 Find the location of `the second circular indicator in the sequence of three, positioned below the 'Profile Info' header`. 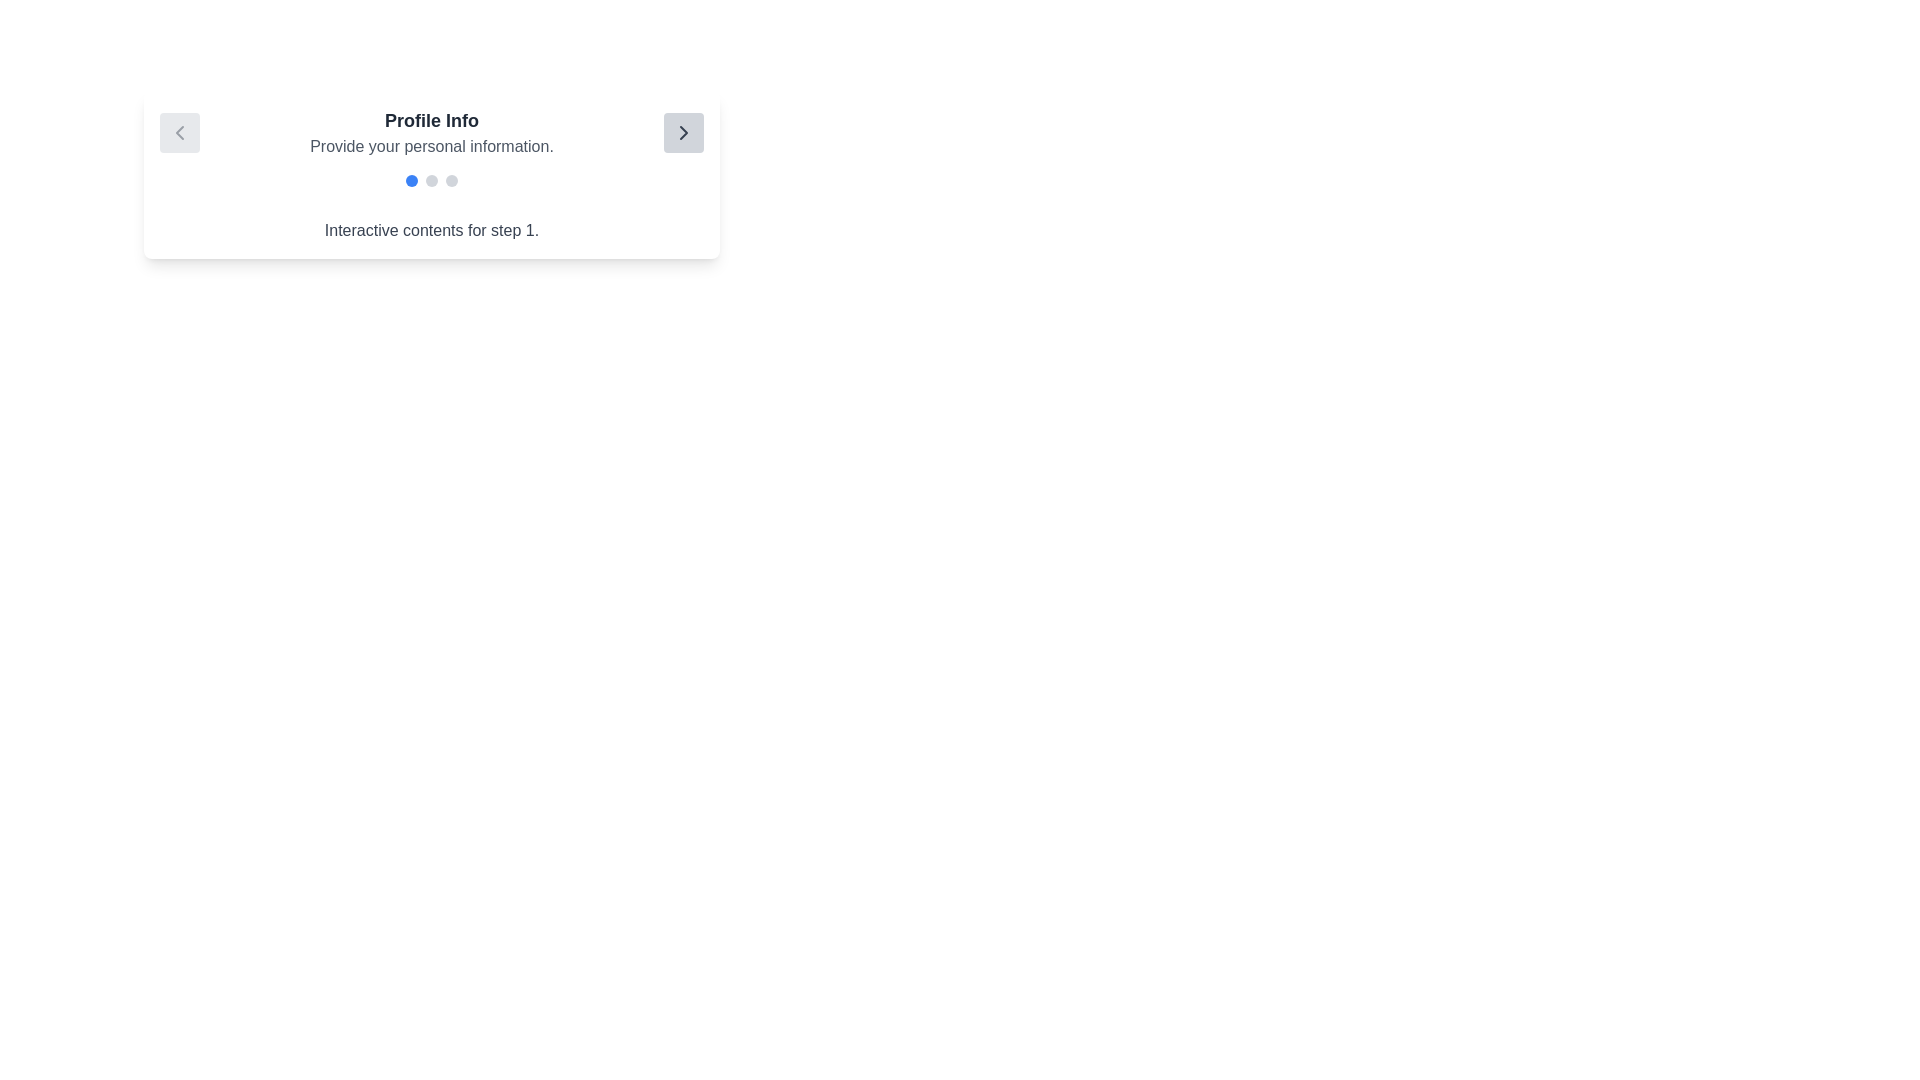

the second circular indicator in the sequence of three, positioned below the 'Profile Info' header is located at coordinates (431, 181).